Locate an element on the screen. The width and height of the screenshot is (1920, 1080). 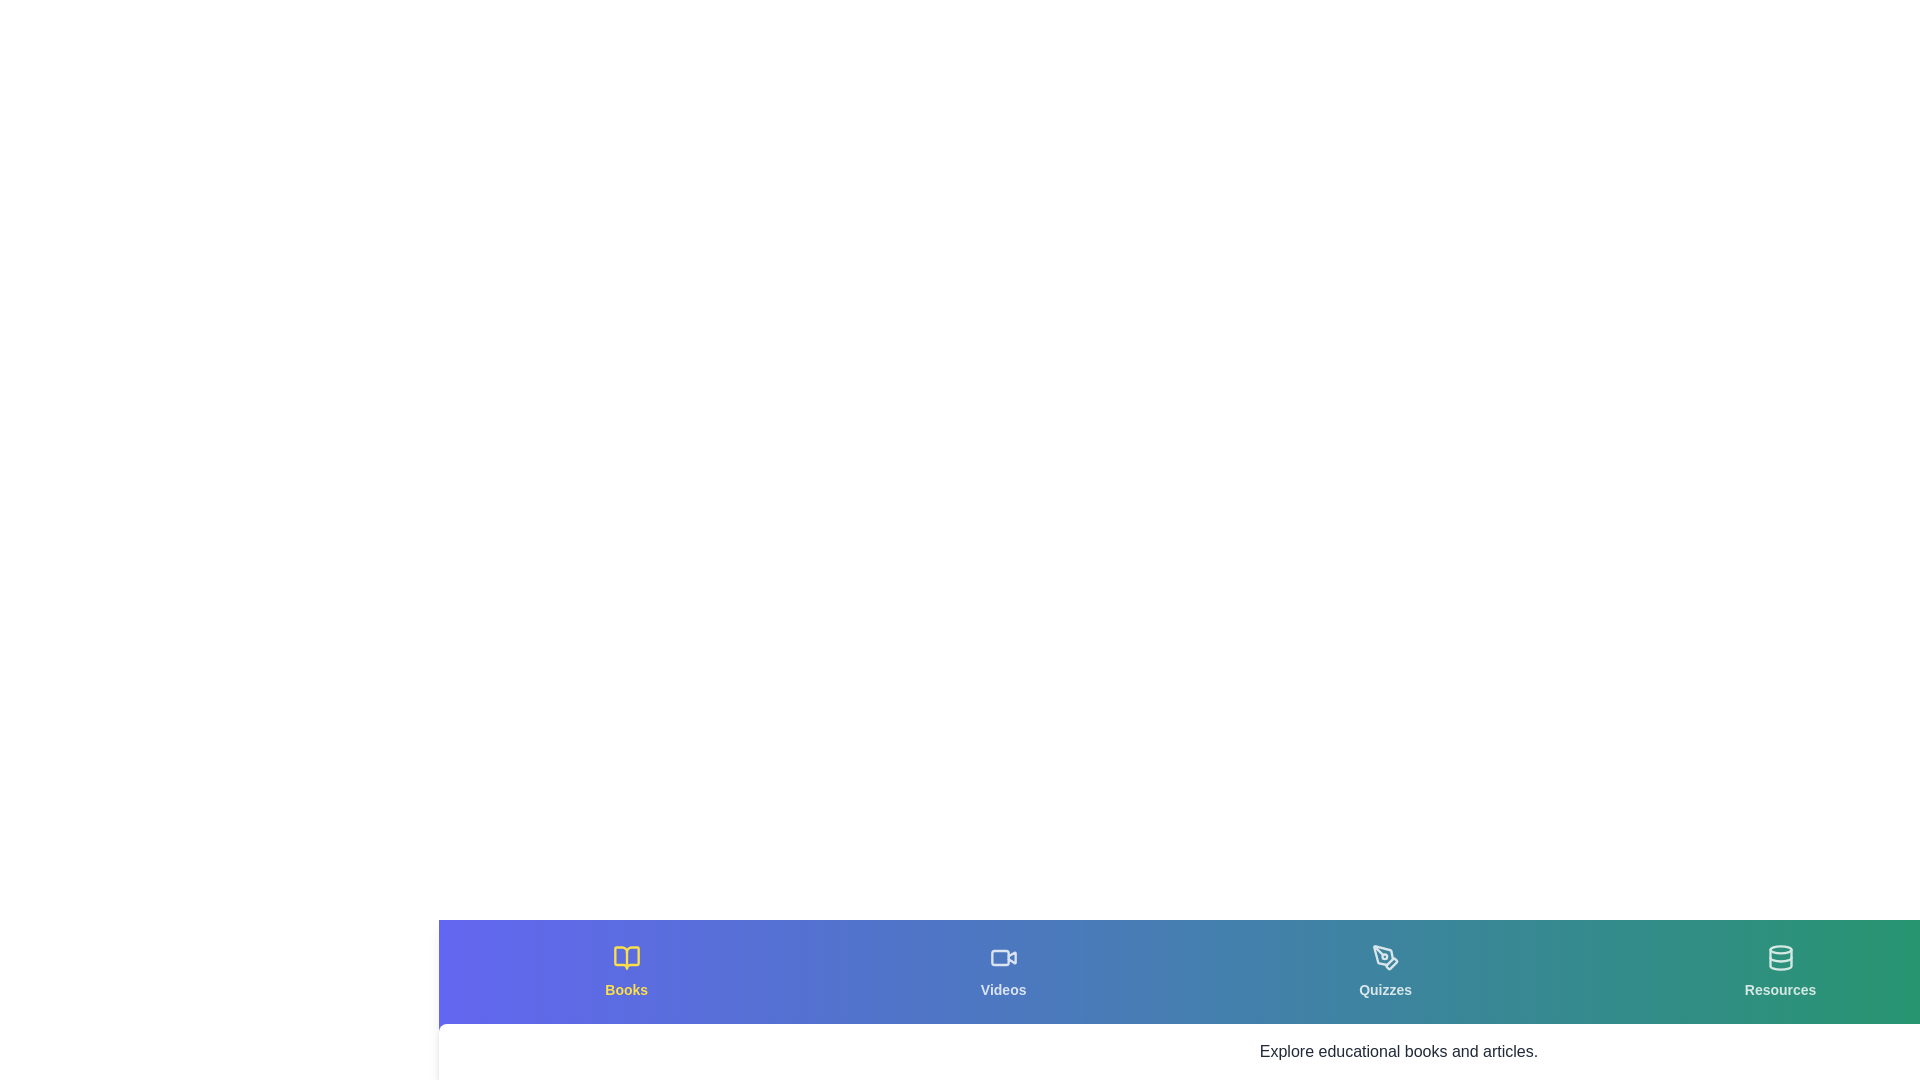
the tab labeled Books is located at coordinates (625, 971).